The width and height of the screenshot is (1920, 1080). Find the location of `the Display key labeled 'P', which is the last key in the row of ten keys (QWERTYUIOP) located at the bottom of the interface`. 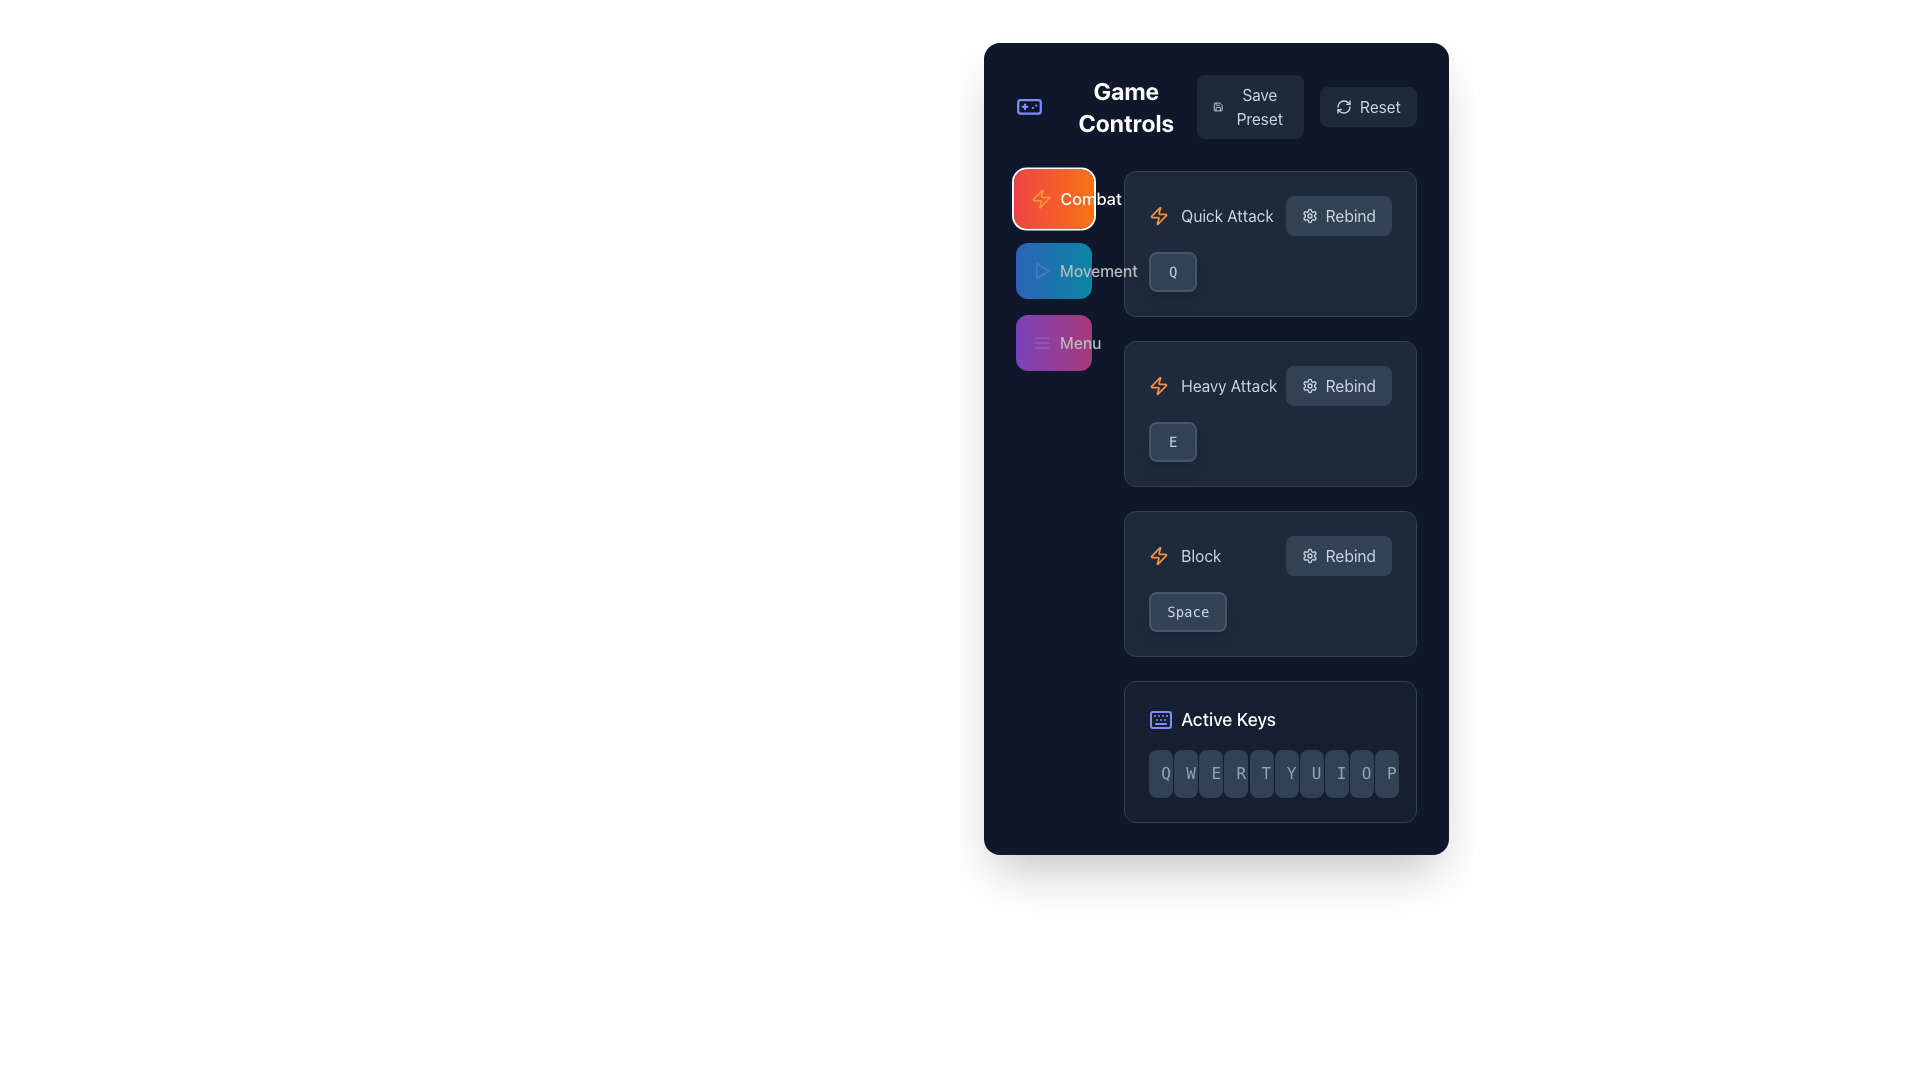

the Display key labeled 'P', which is the last key in the row of ten keys (QWERTYUIOP) located at the bottom of the interface is located at coordinates (1386, 773).